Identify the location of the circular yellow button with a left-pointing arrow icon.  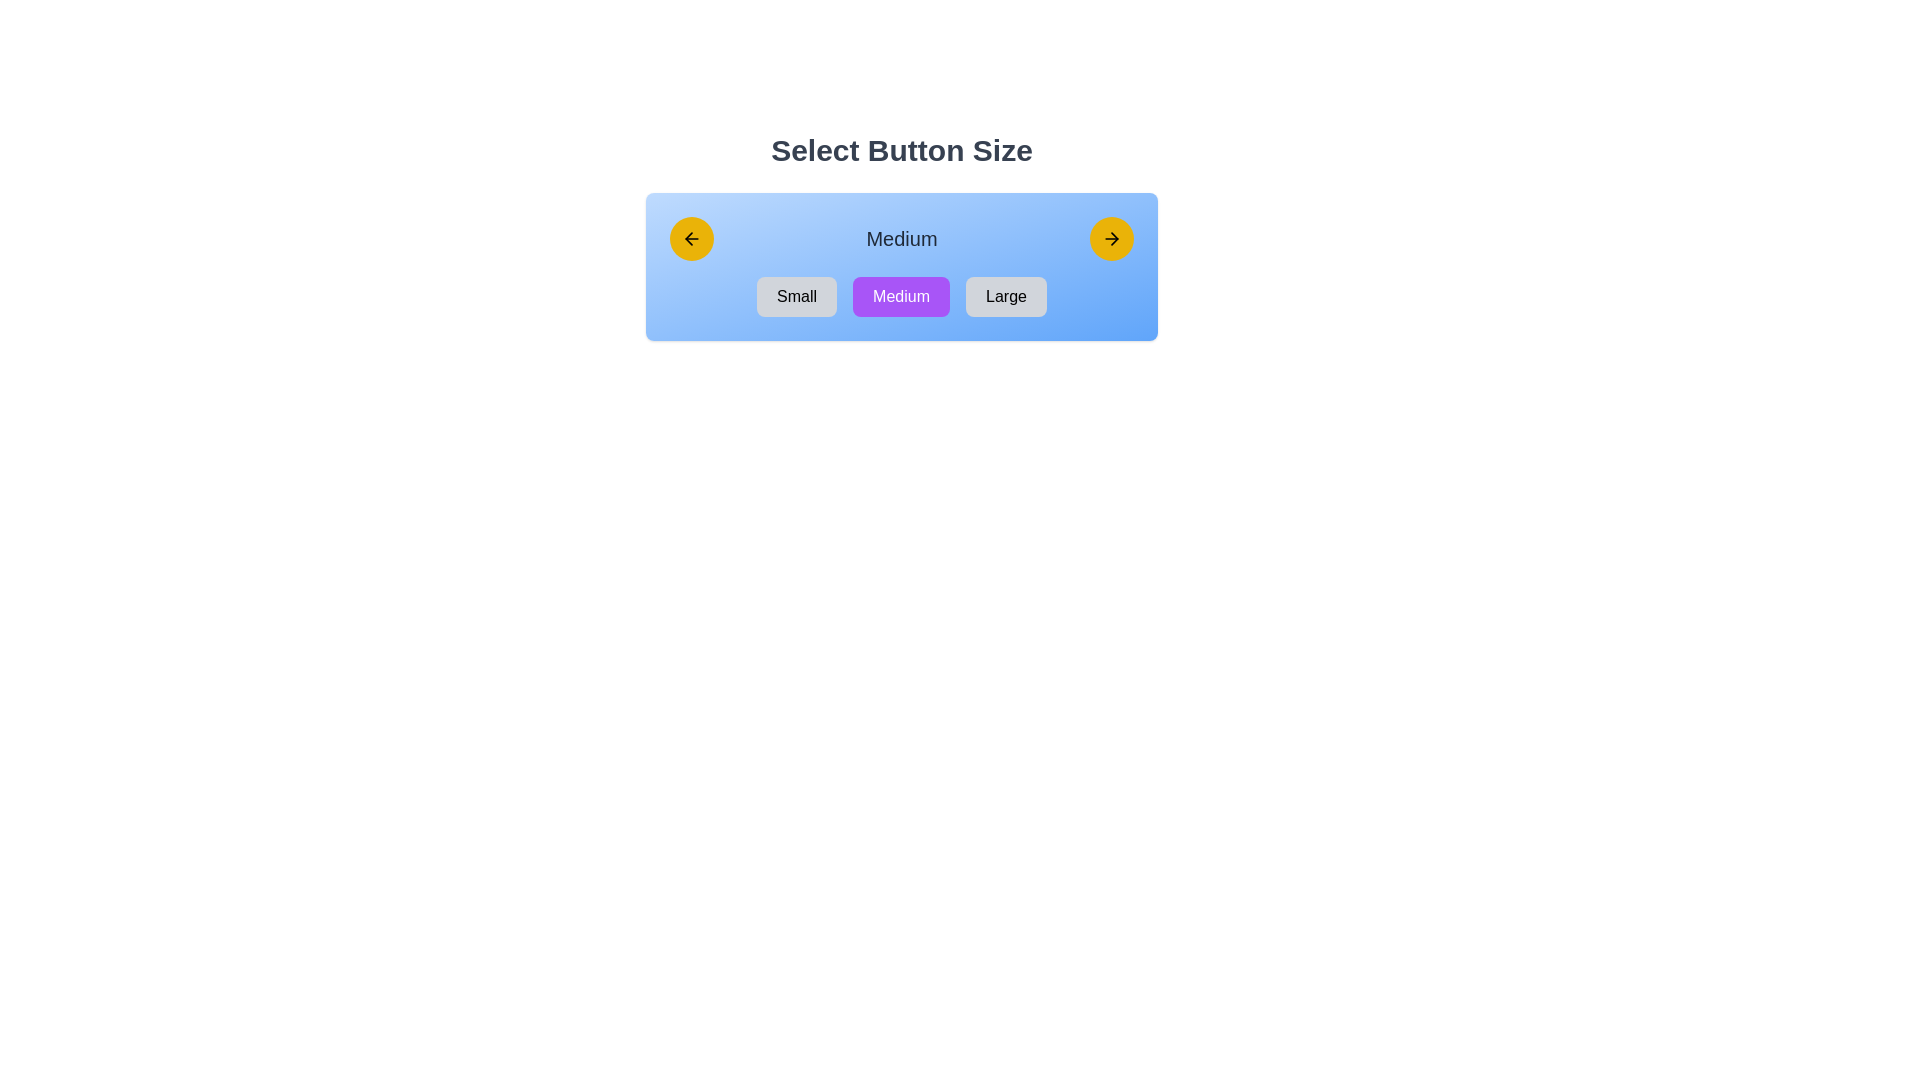
(691, 238).